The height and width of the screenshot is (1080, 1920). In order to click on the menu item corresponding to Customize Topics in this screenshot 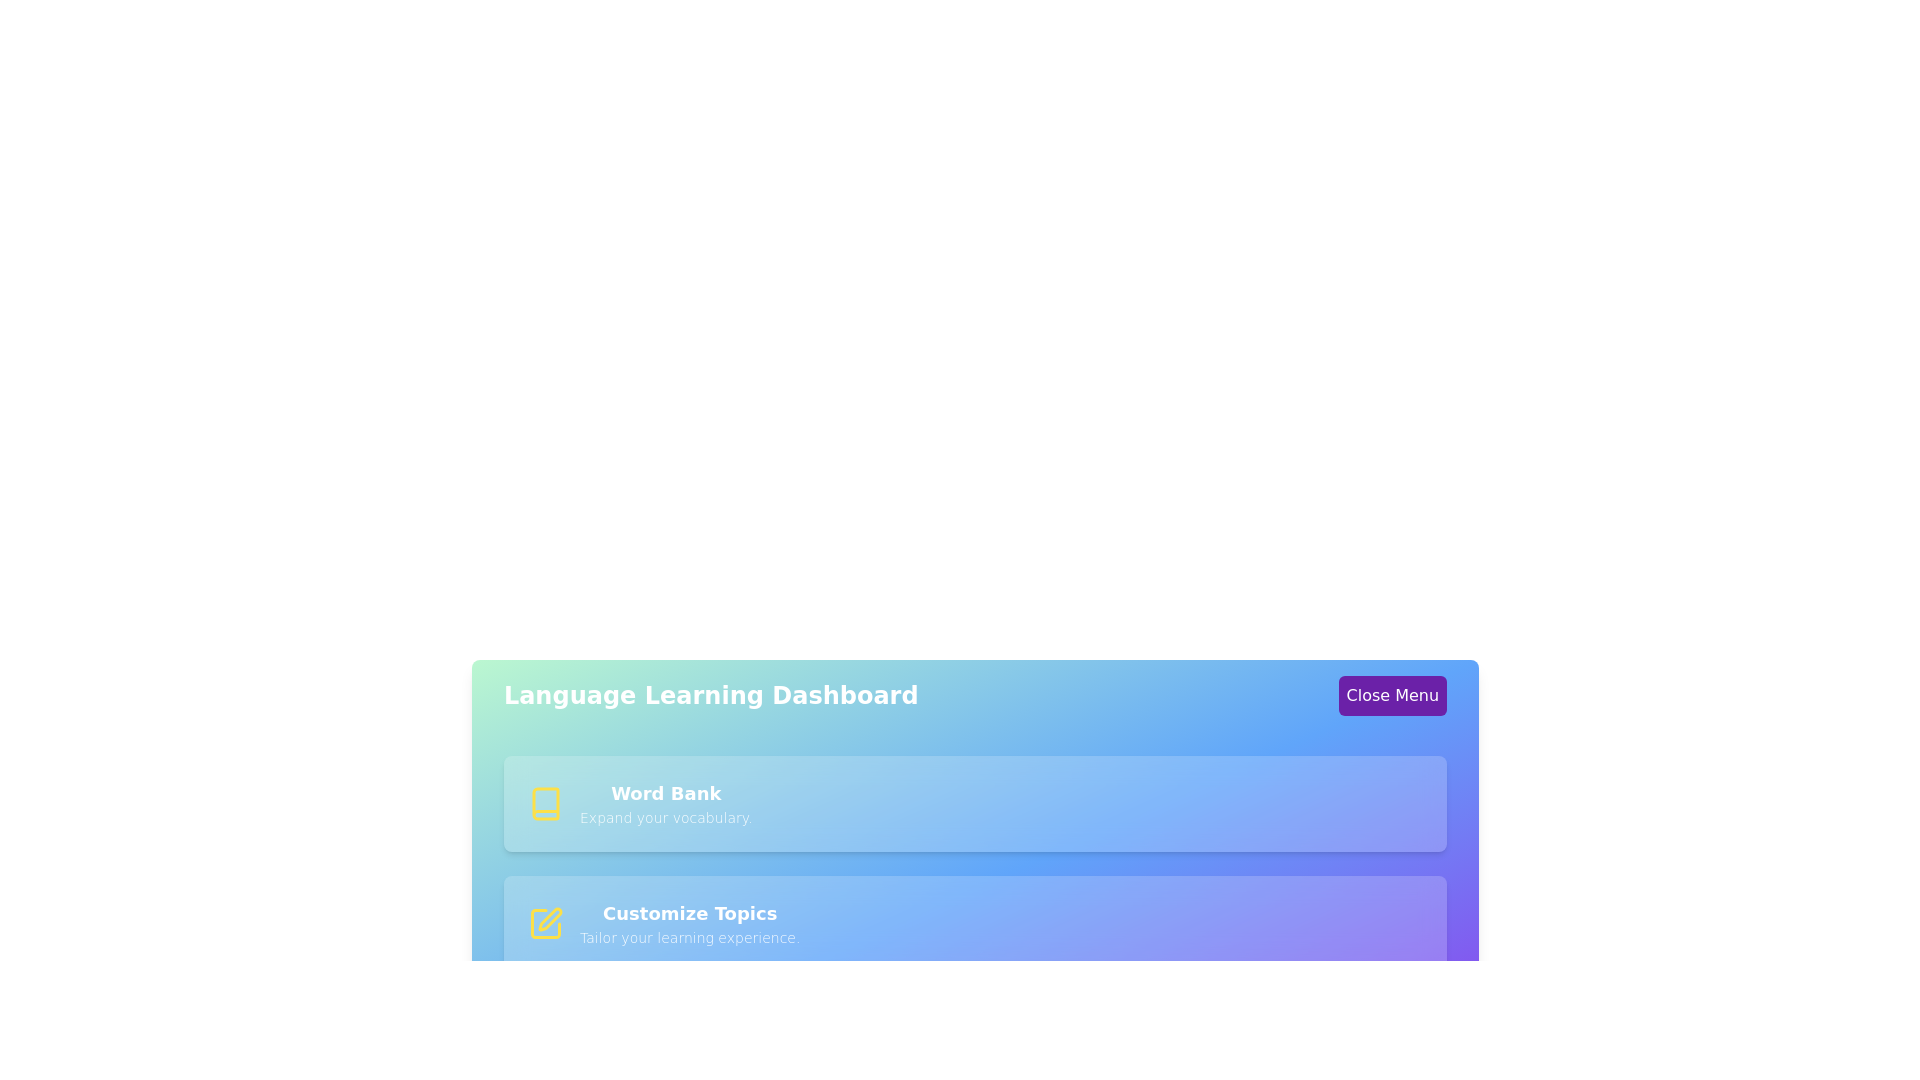, I will do `click(975, 924)`.